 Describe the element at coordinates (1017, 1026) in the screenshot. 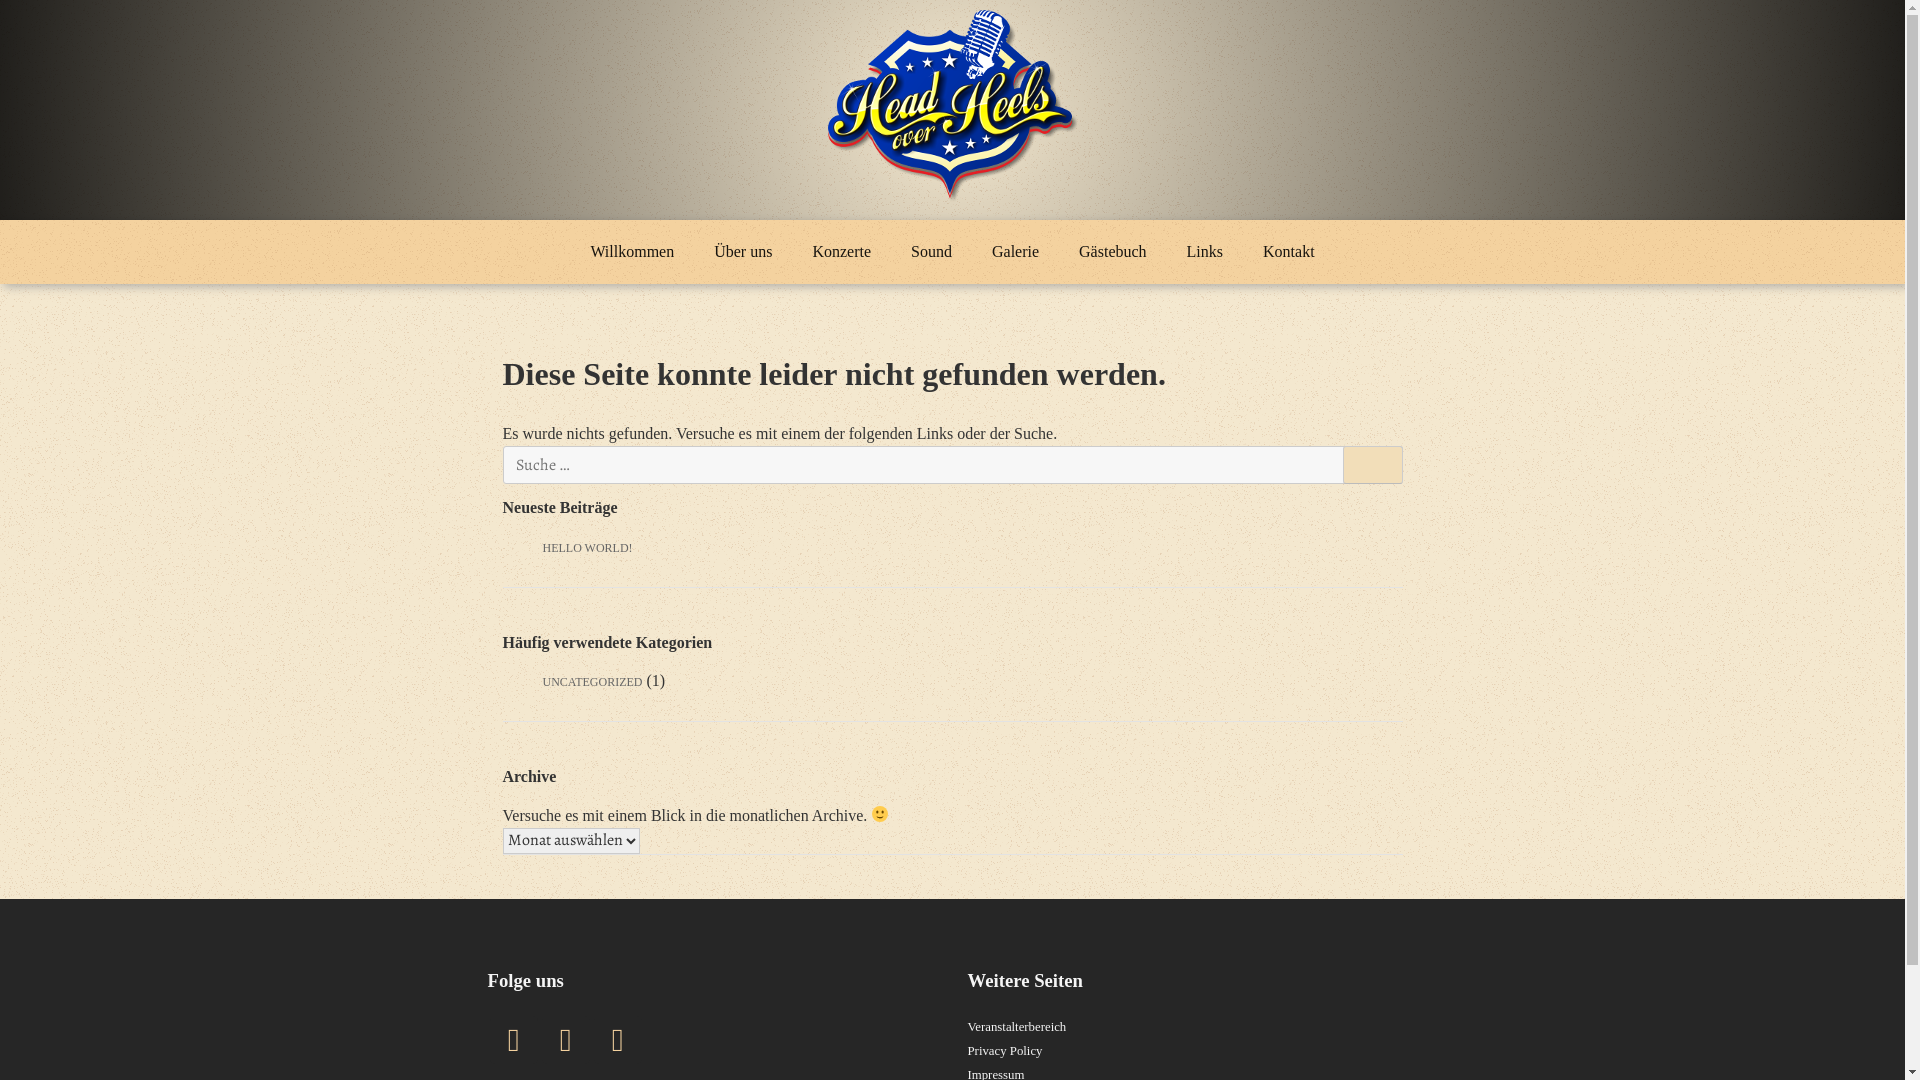

I see `'Veranstalterbereich'` at that location.